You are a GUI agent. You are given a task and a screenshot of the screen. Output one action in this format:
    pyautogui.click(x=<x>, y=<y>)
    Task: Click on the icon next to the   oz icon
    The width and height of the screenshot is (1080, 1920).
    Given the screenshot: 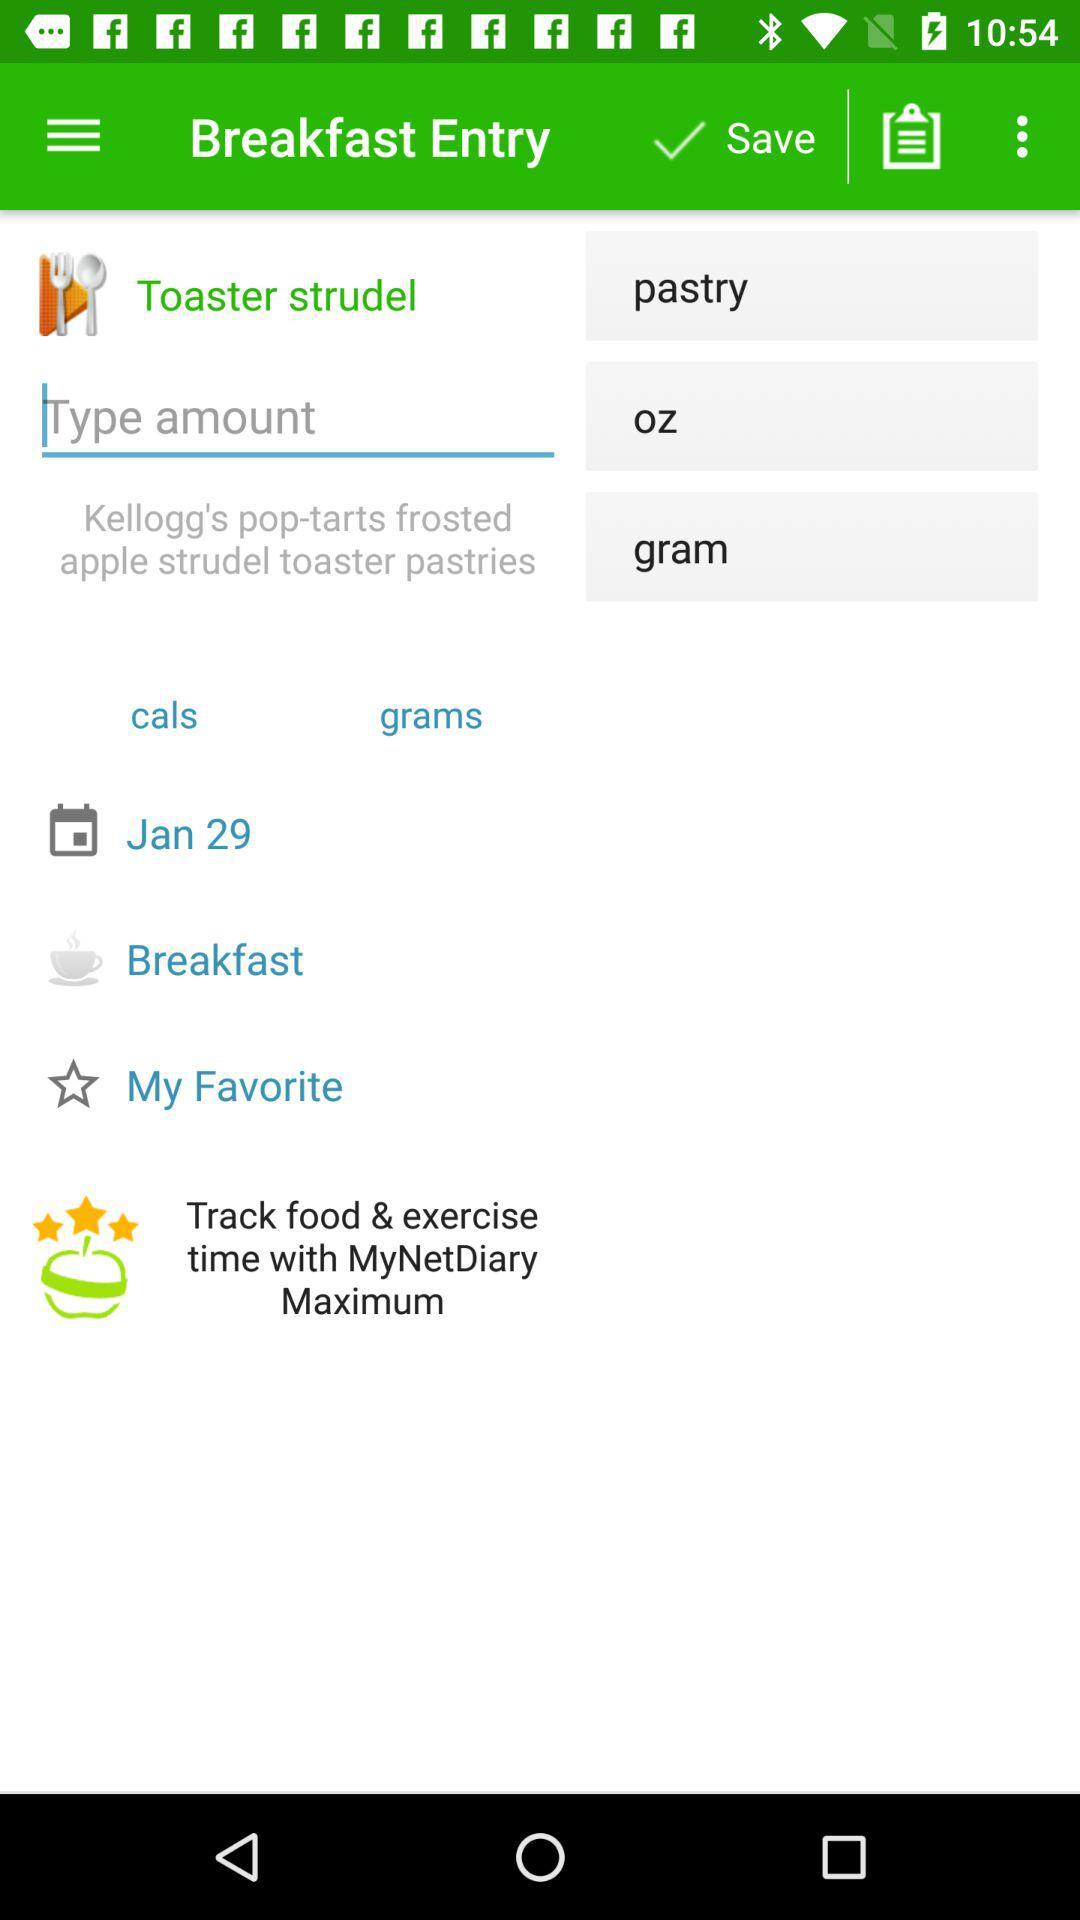 What is the action you would take?
    pyautogui.click(x=298, y=415)
    